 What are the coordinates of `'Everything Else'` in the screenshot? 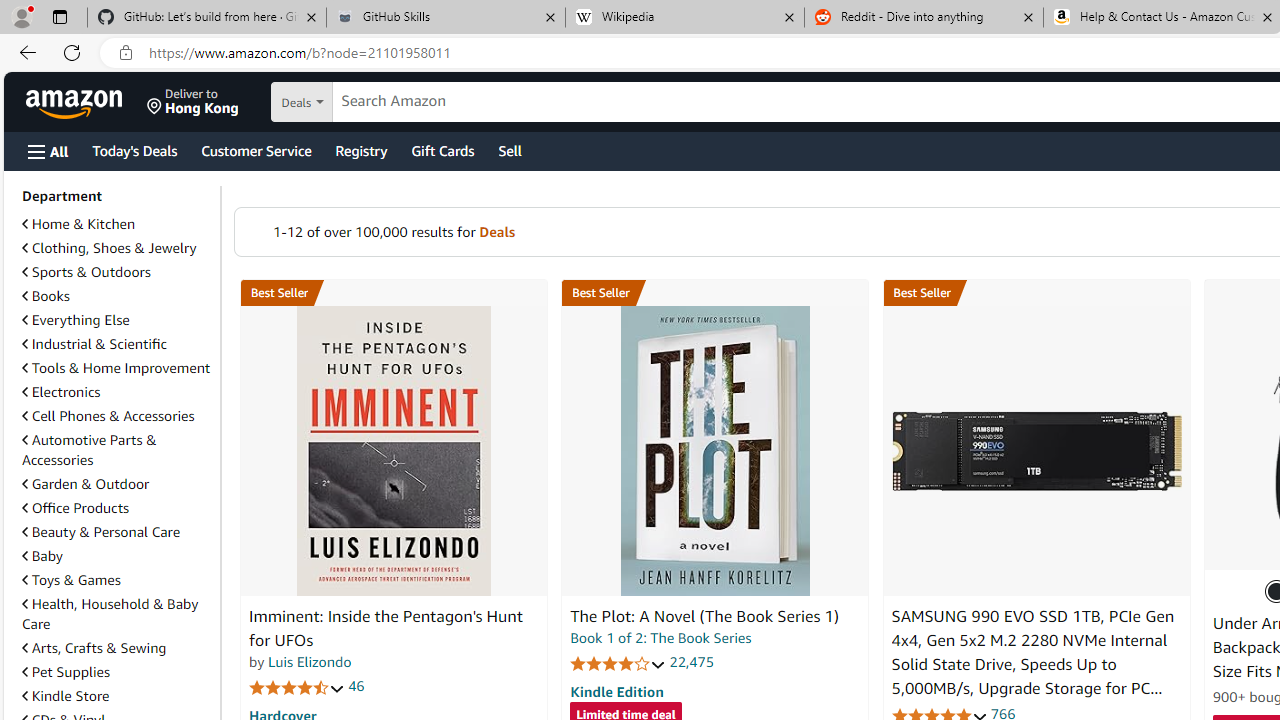 It's located at (76, 319).